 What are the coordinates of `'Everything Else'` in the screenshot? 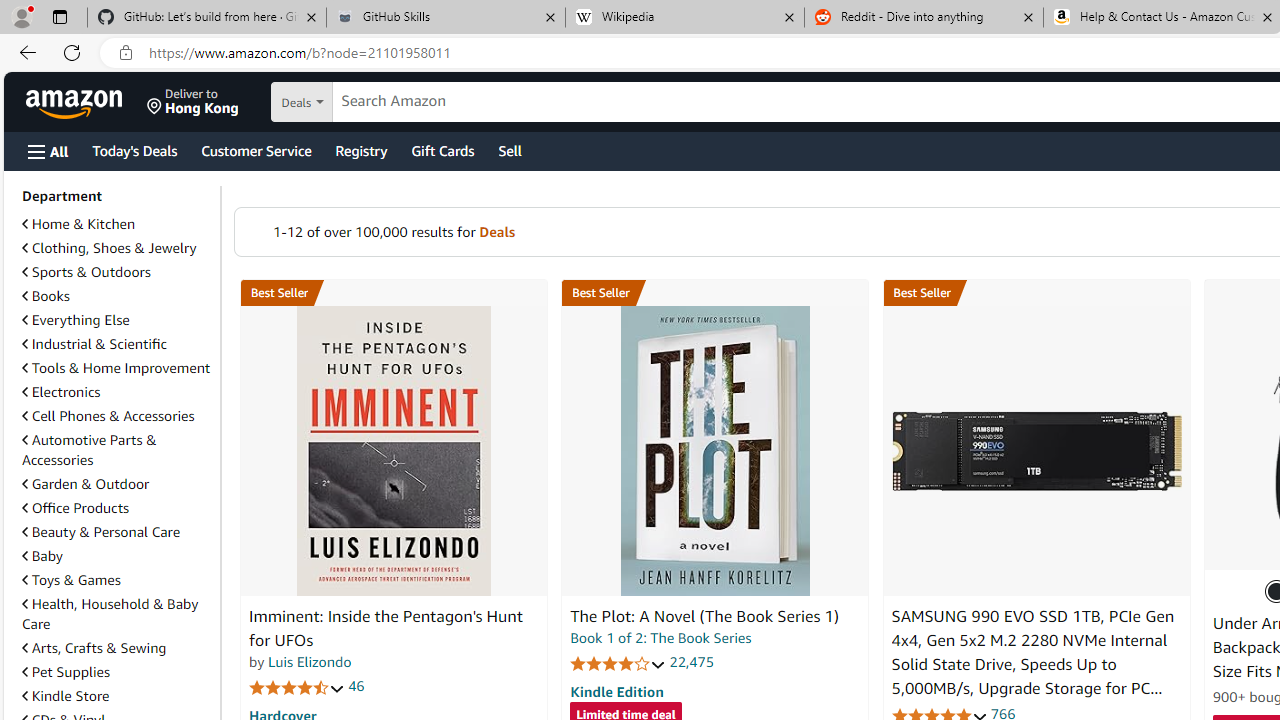 It's located at (76, 319).